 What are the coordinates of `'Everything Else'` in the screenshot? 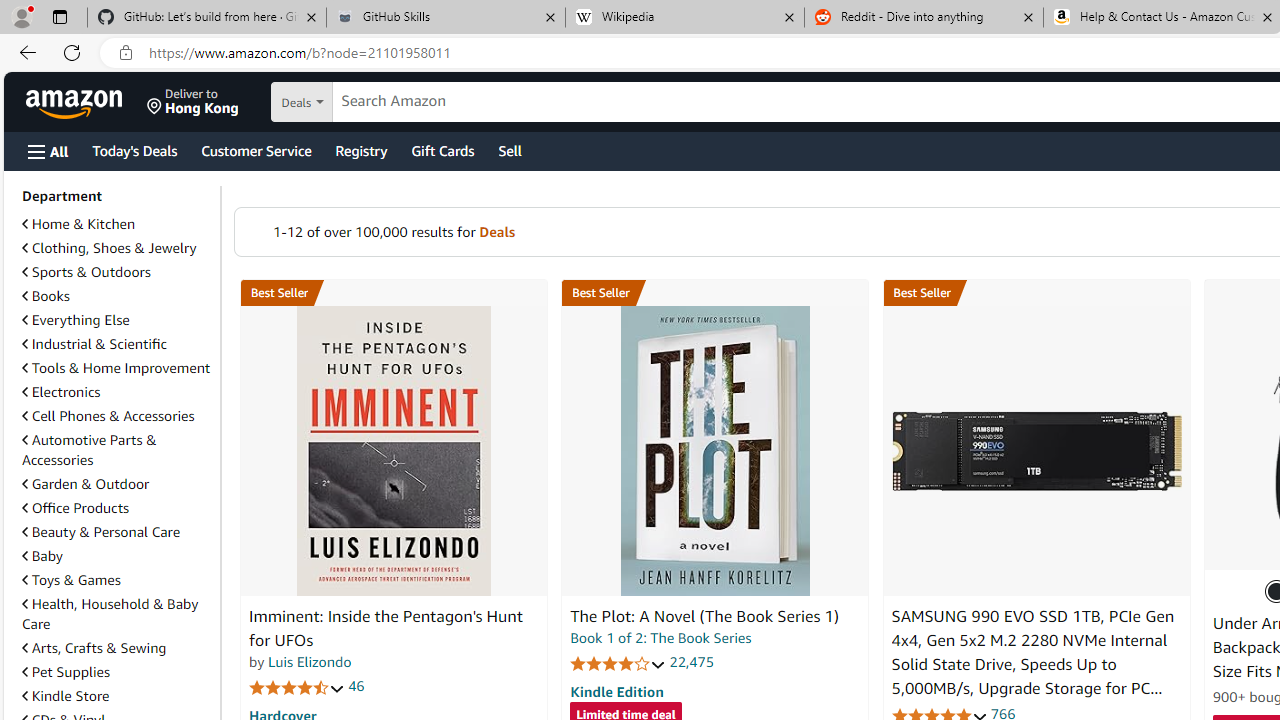 It's located at (76, 319).